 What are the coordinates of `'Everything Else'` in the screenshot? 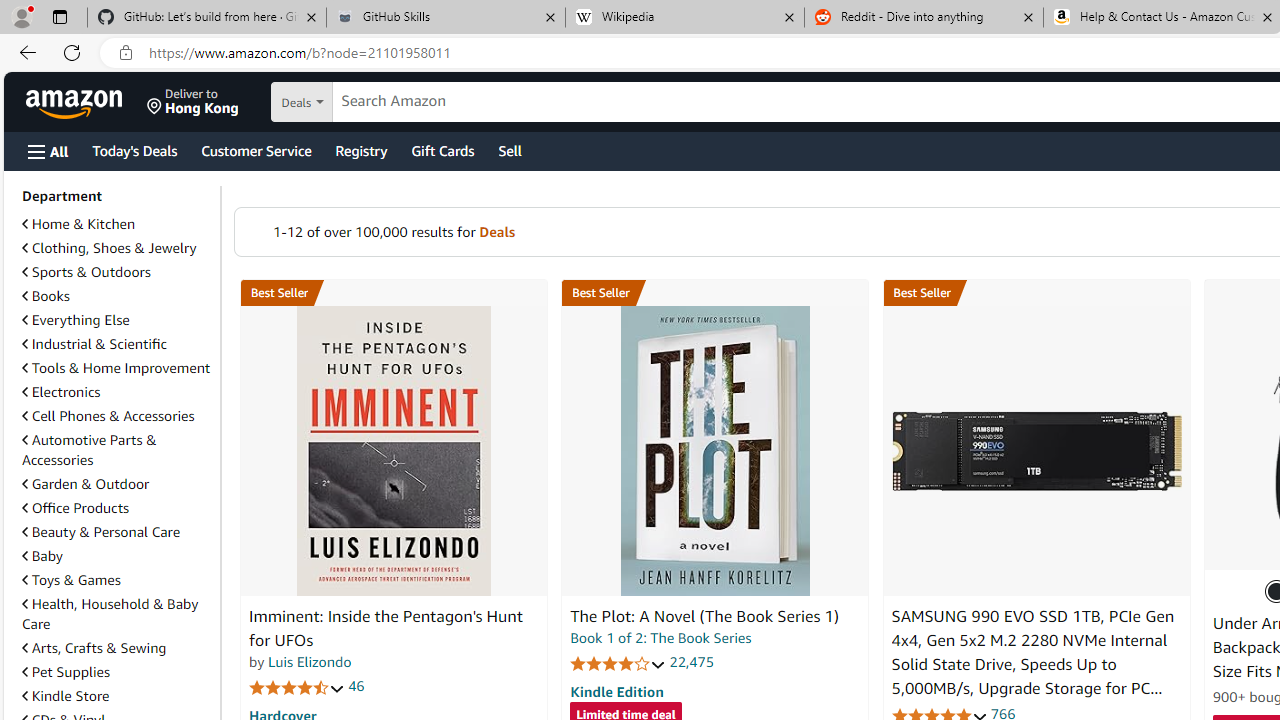 It's located at (76, 319).